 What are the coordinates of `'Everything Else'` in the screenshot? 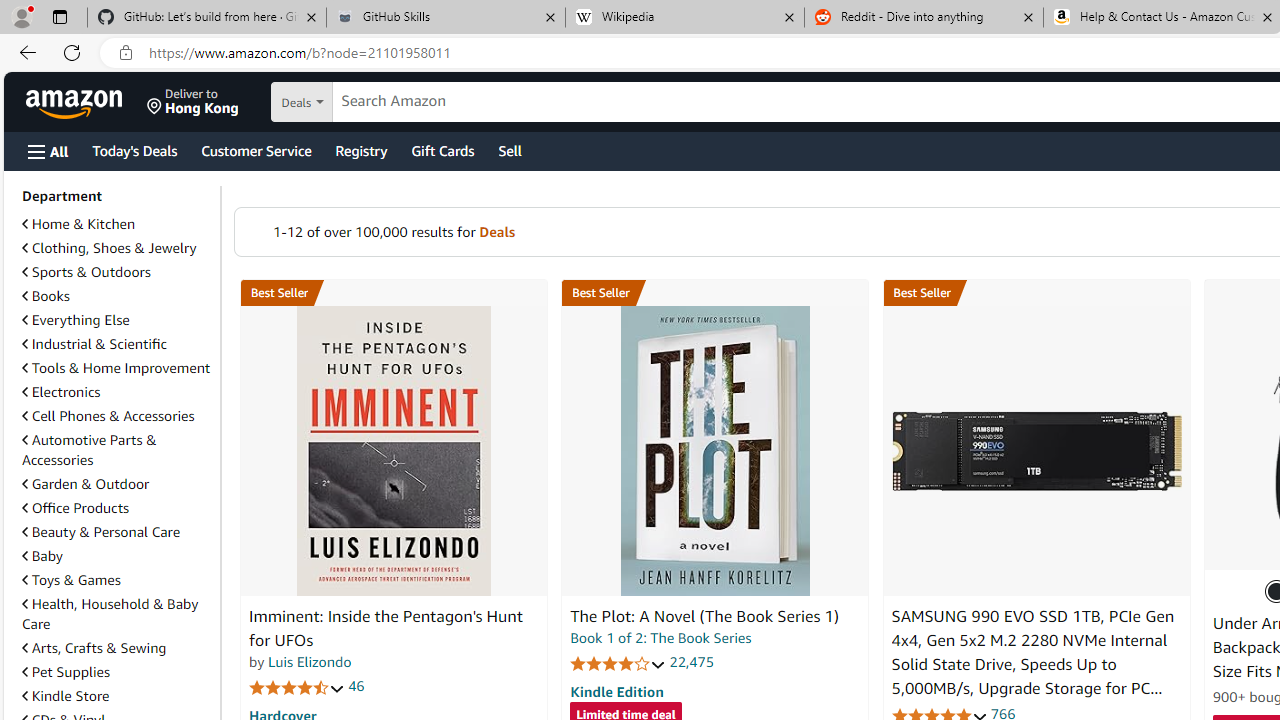 It's located at (76, 319).